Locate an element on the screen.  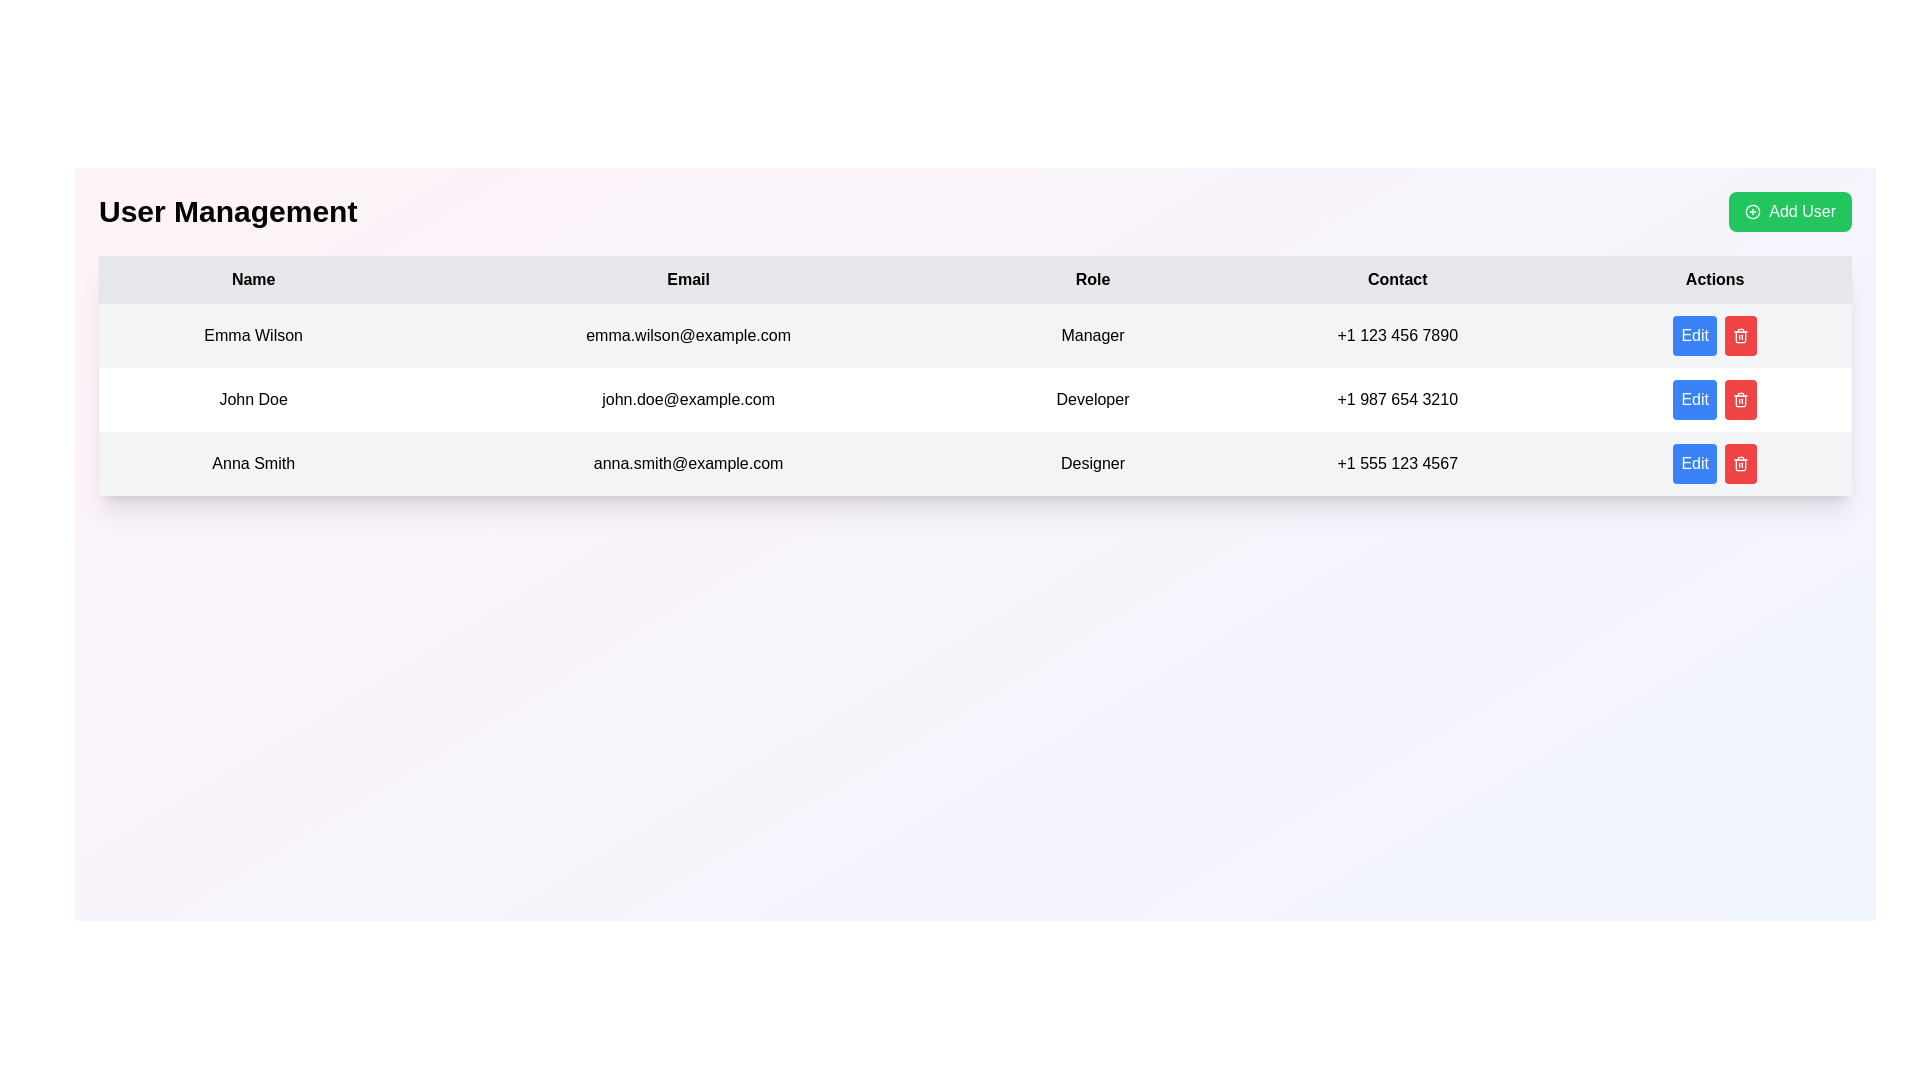
the delete button located in the second row of the user management table, which is positioned directly to the right of the blue 'Edit' button is located at coordinates (1740, 334).